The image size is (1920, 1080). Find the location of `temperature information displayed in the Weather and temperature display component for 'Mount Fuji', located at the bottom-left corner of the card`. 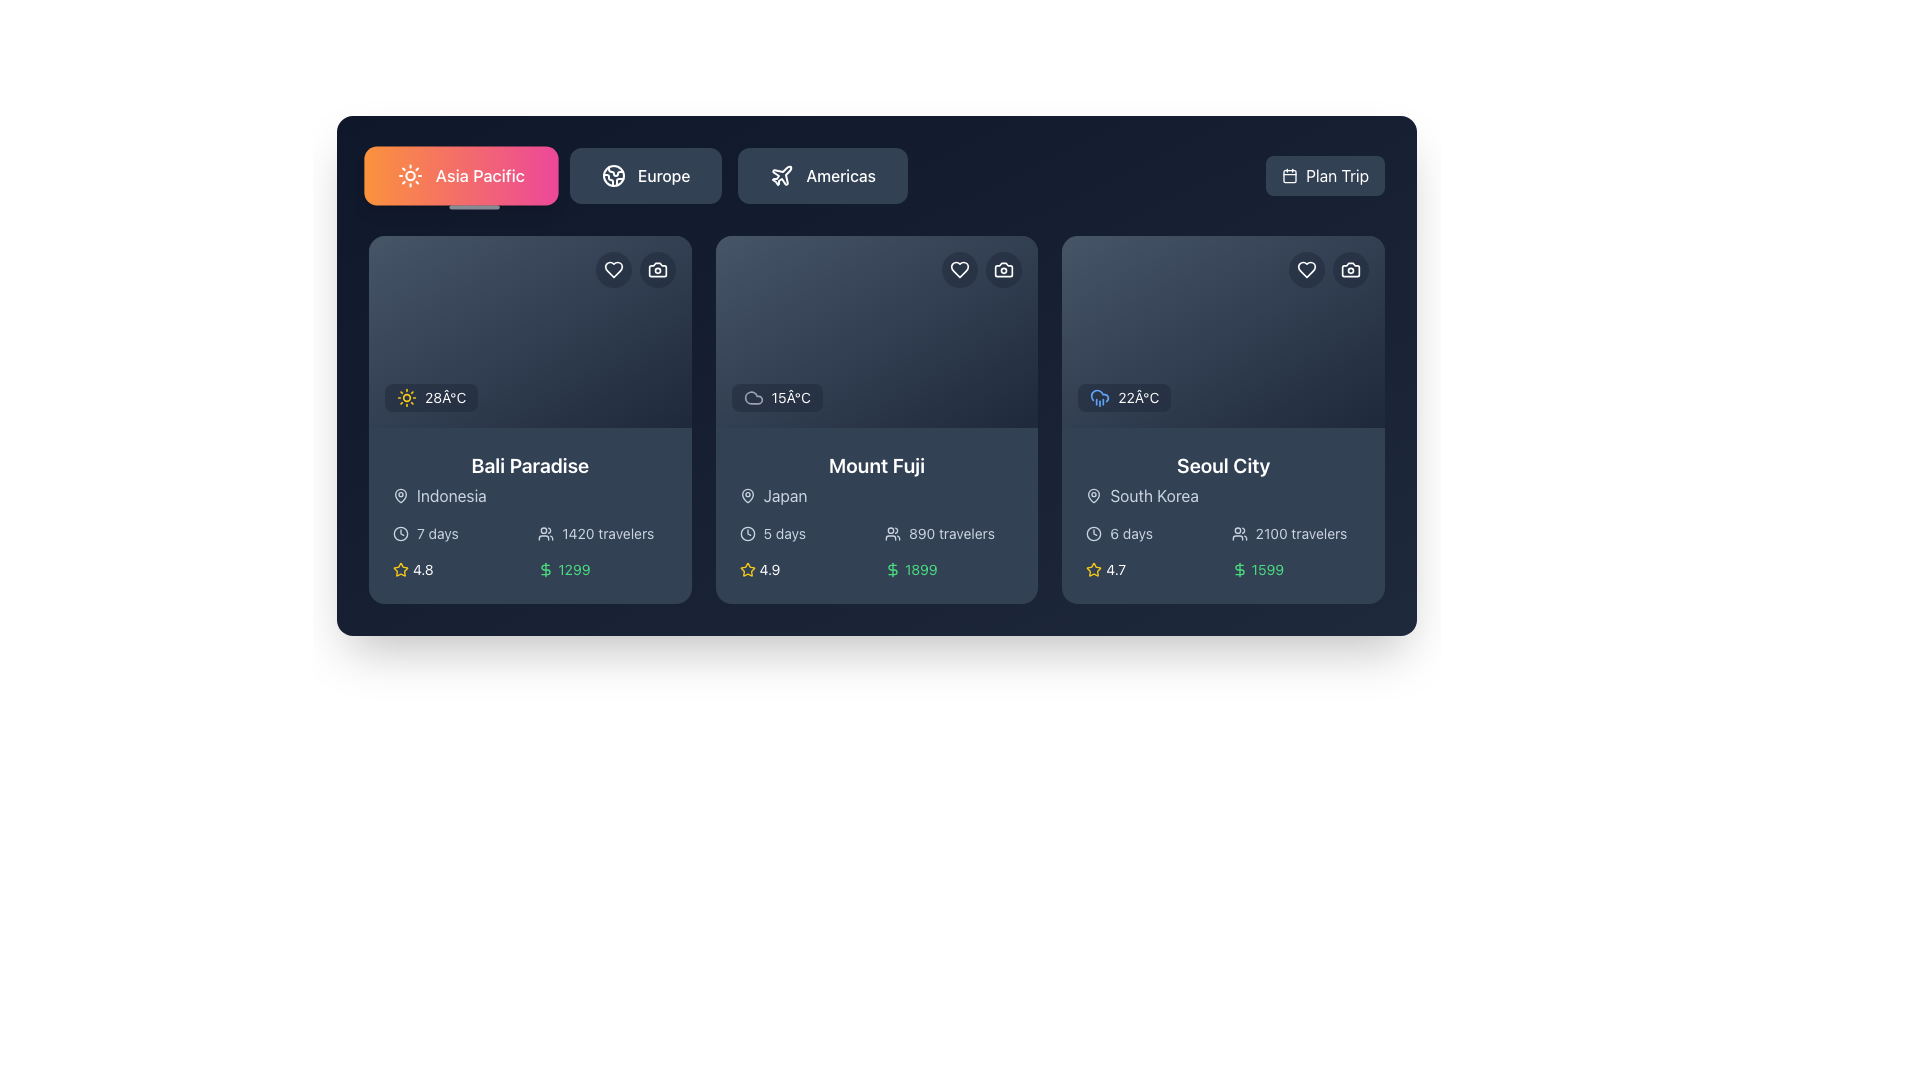

temperature information displayed in the Weather and temperature display component for 'Mount Fuji', located at the bottom-left corner of the card is located at coordinates (776, 397).